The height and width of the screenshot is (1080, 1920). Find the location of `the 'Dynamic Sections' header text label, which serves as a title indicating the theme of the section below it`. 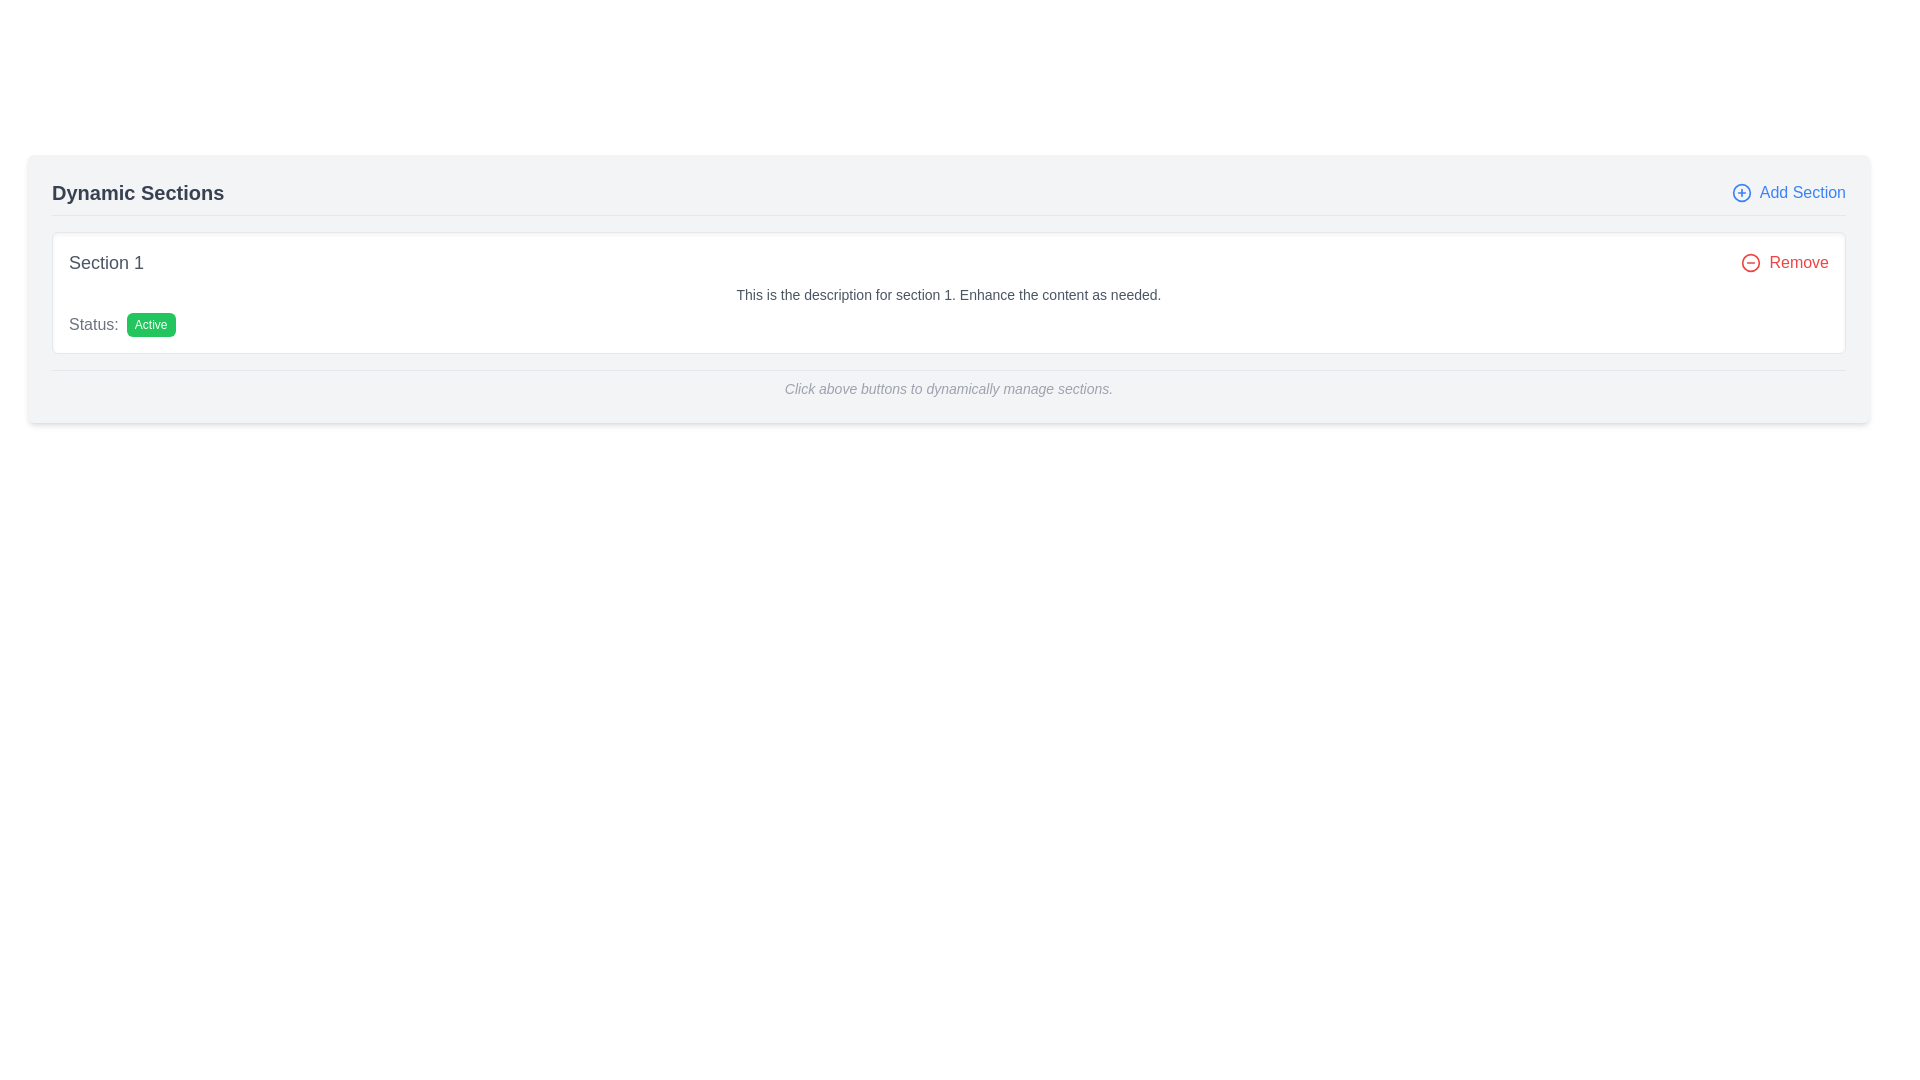

the 'Dynamic Sections' header text label, which serves as a title indicating the theme of the section below it is located at coordinates (137, 192).